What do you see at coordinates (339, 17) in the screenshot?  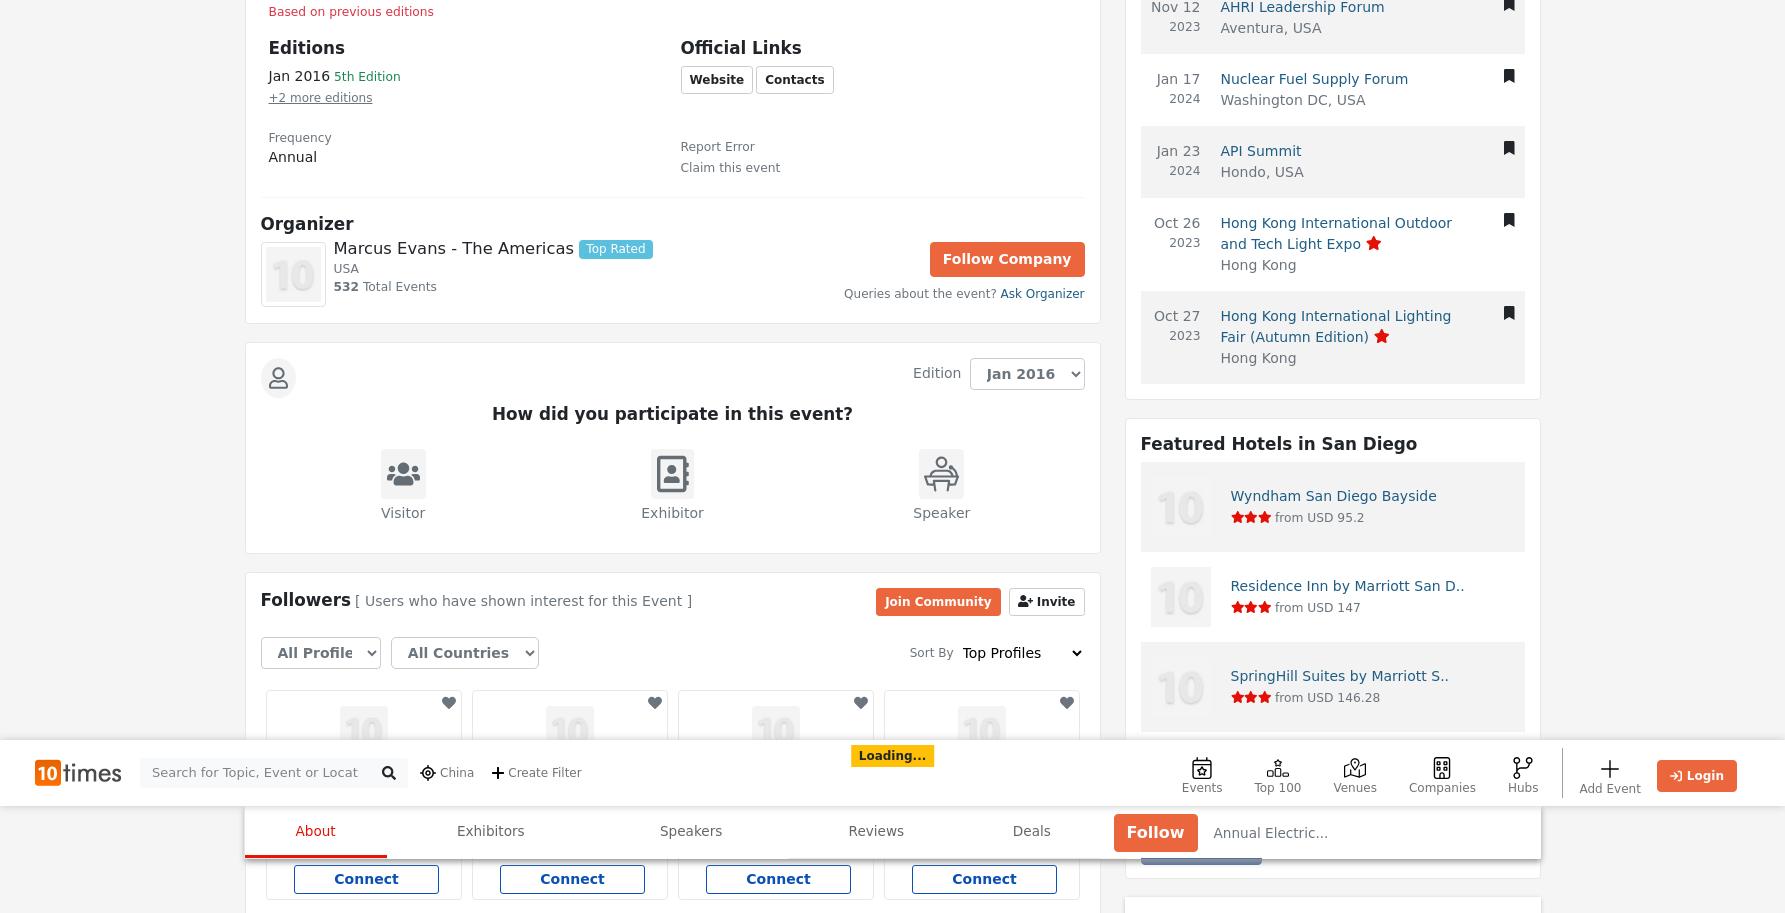 I see `'Add Your Review'` at bounding box center [339, 17].